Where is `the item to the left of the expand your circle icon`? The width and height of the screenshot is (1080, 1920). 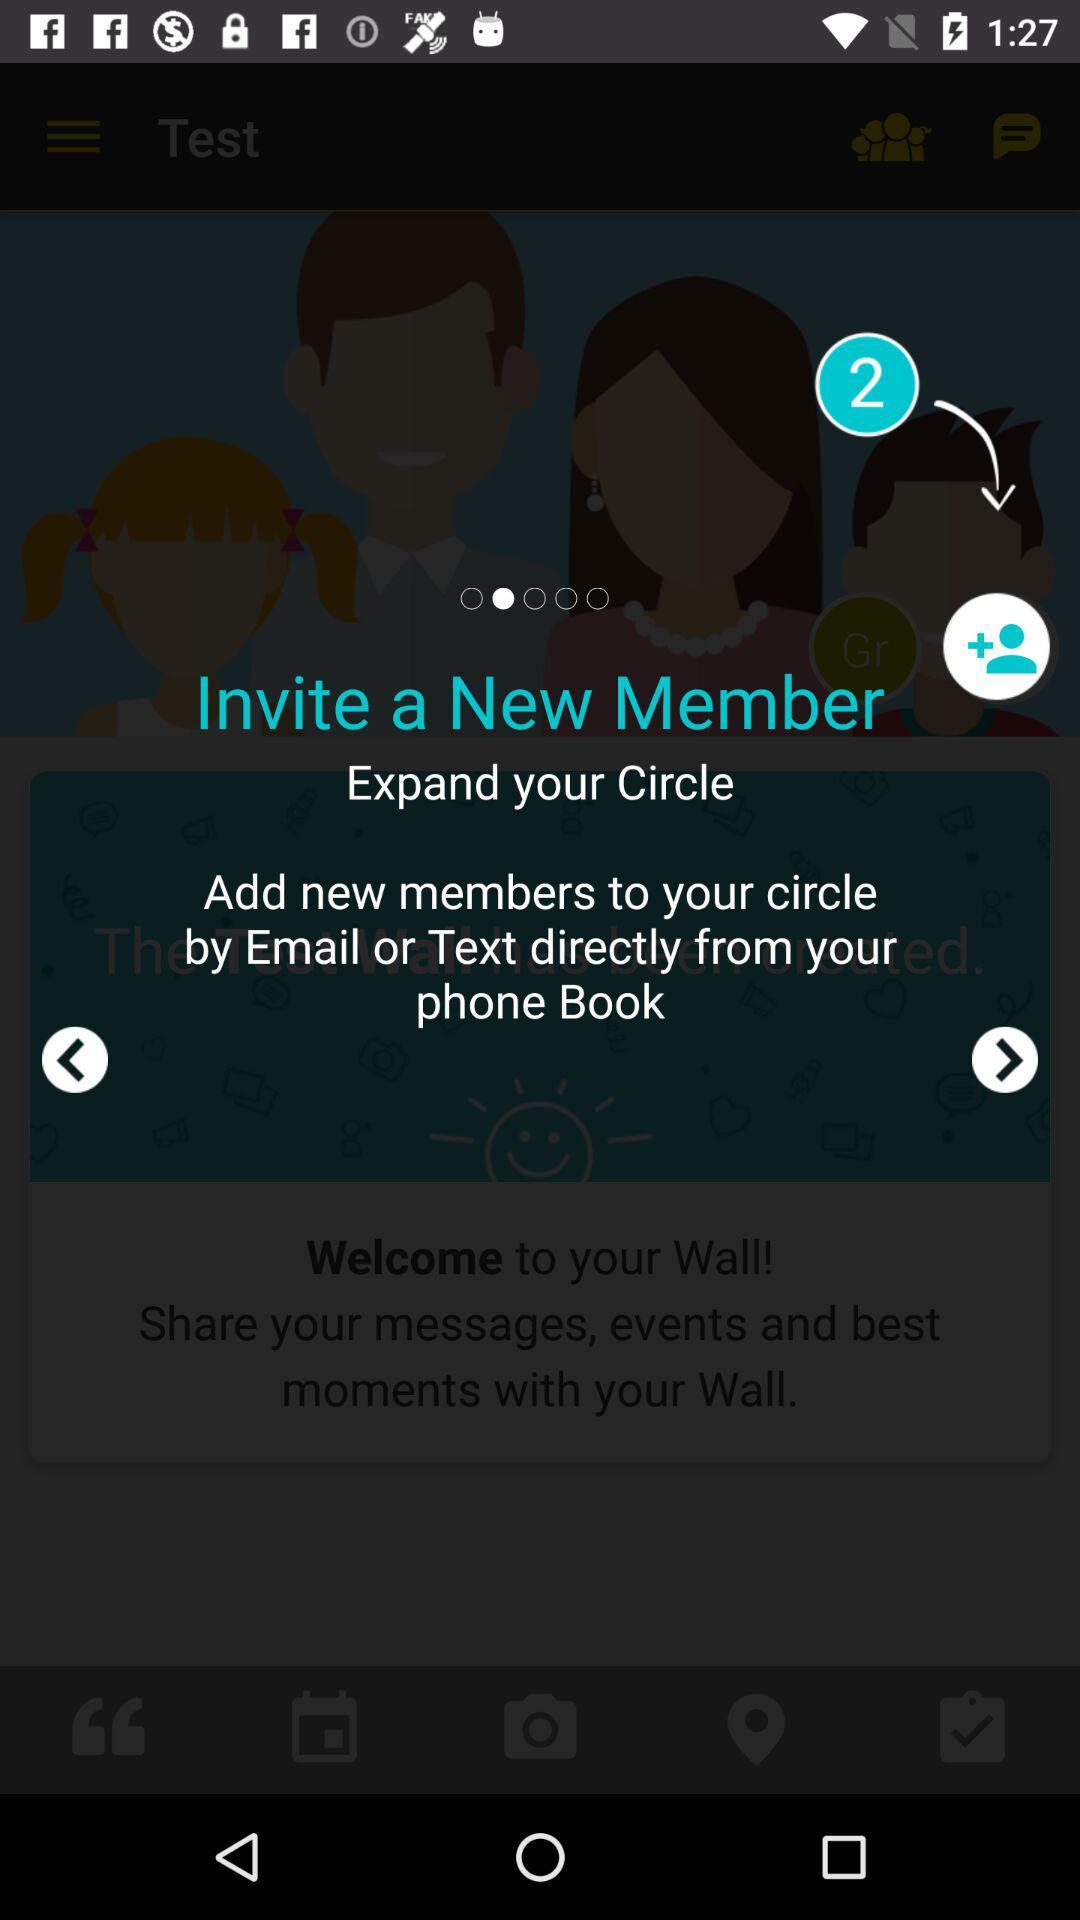 the item to the left of the expand your circle icon is located at coordinates (73, 927).